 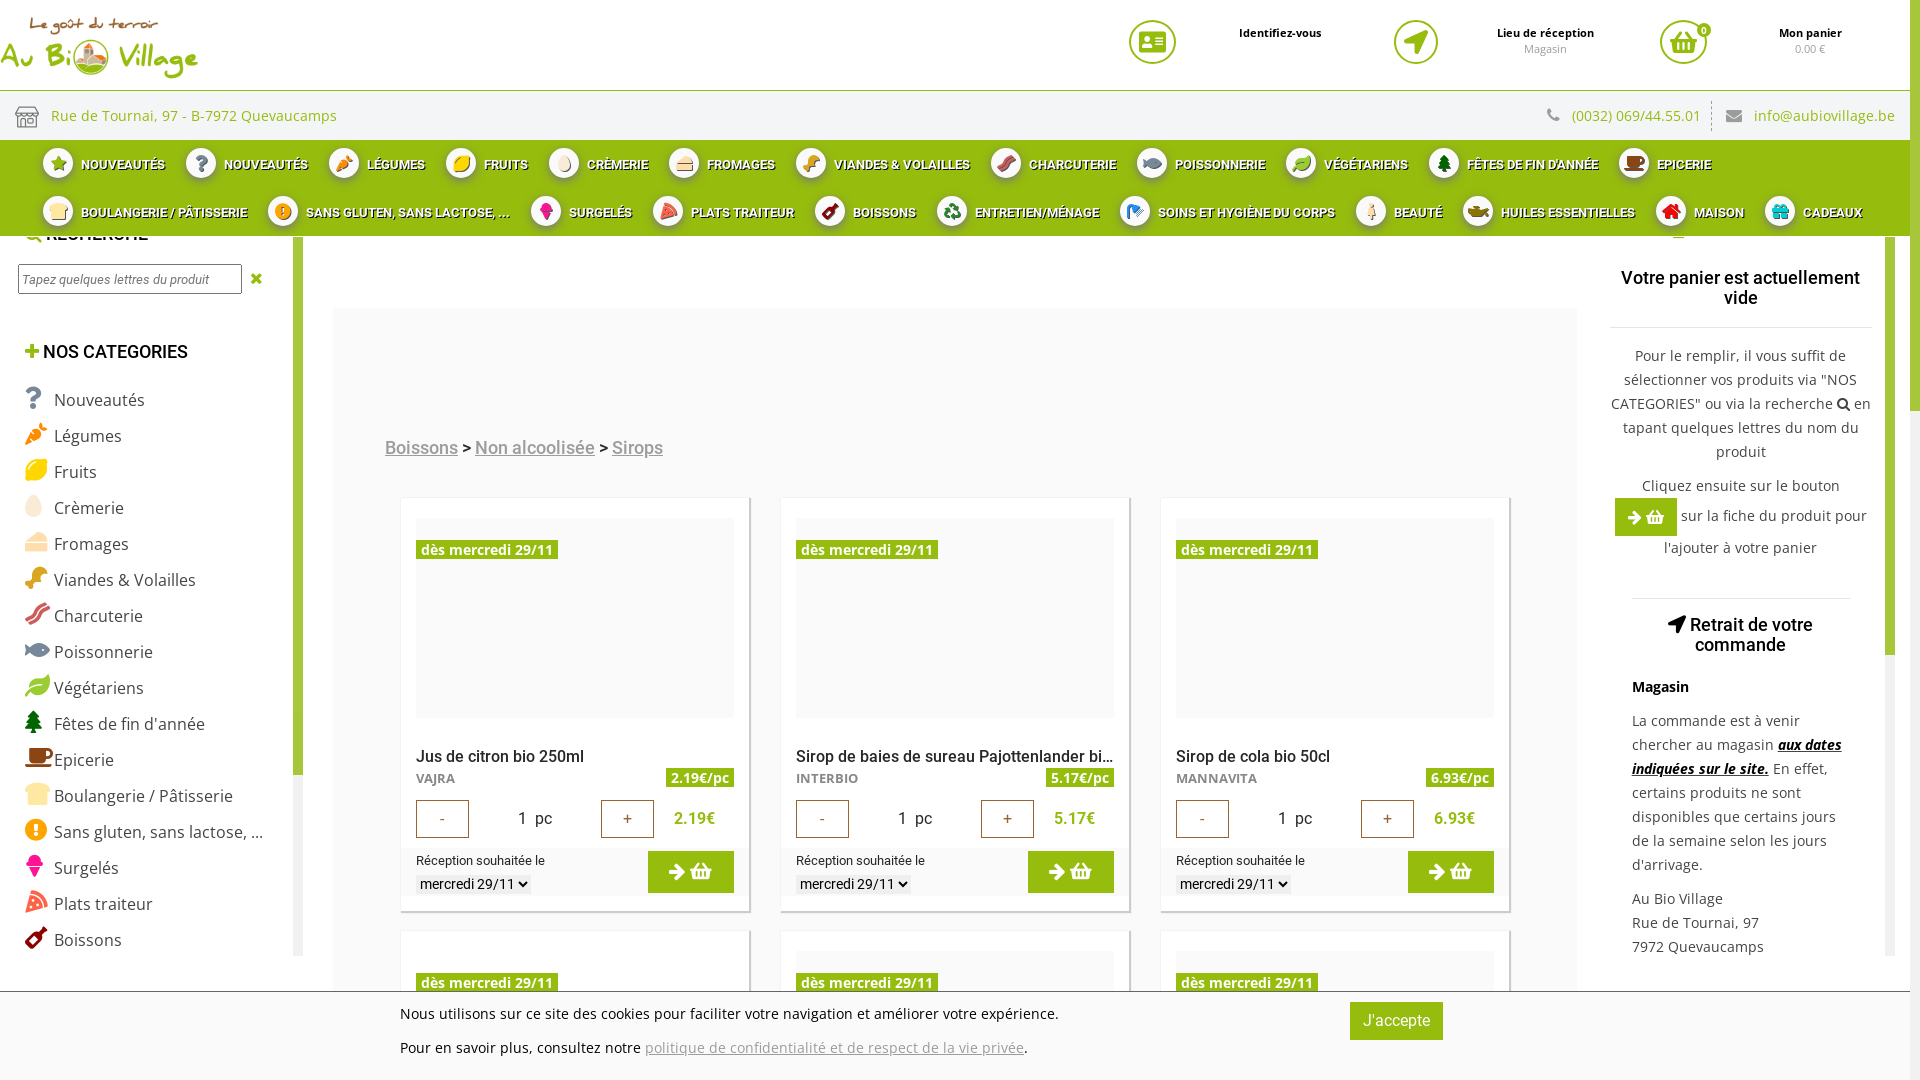 I want to click on 'PLATS TRAITEUR', so click(x=720, y=207).